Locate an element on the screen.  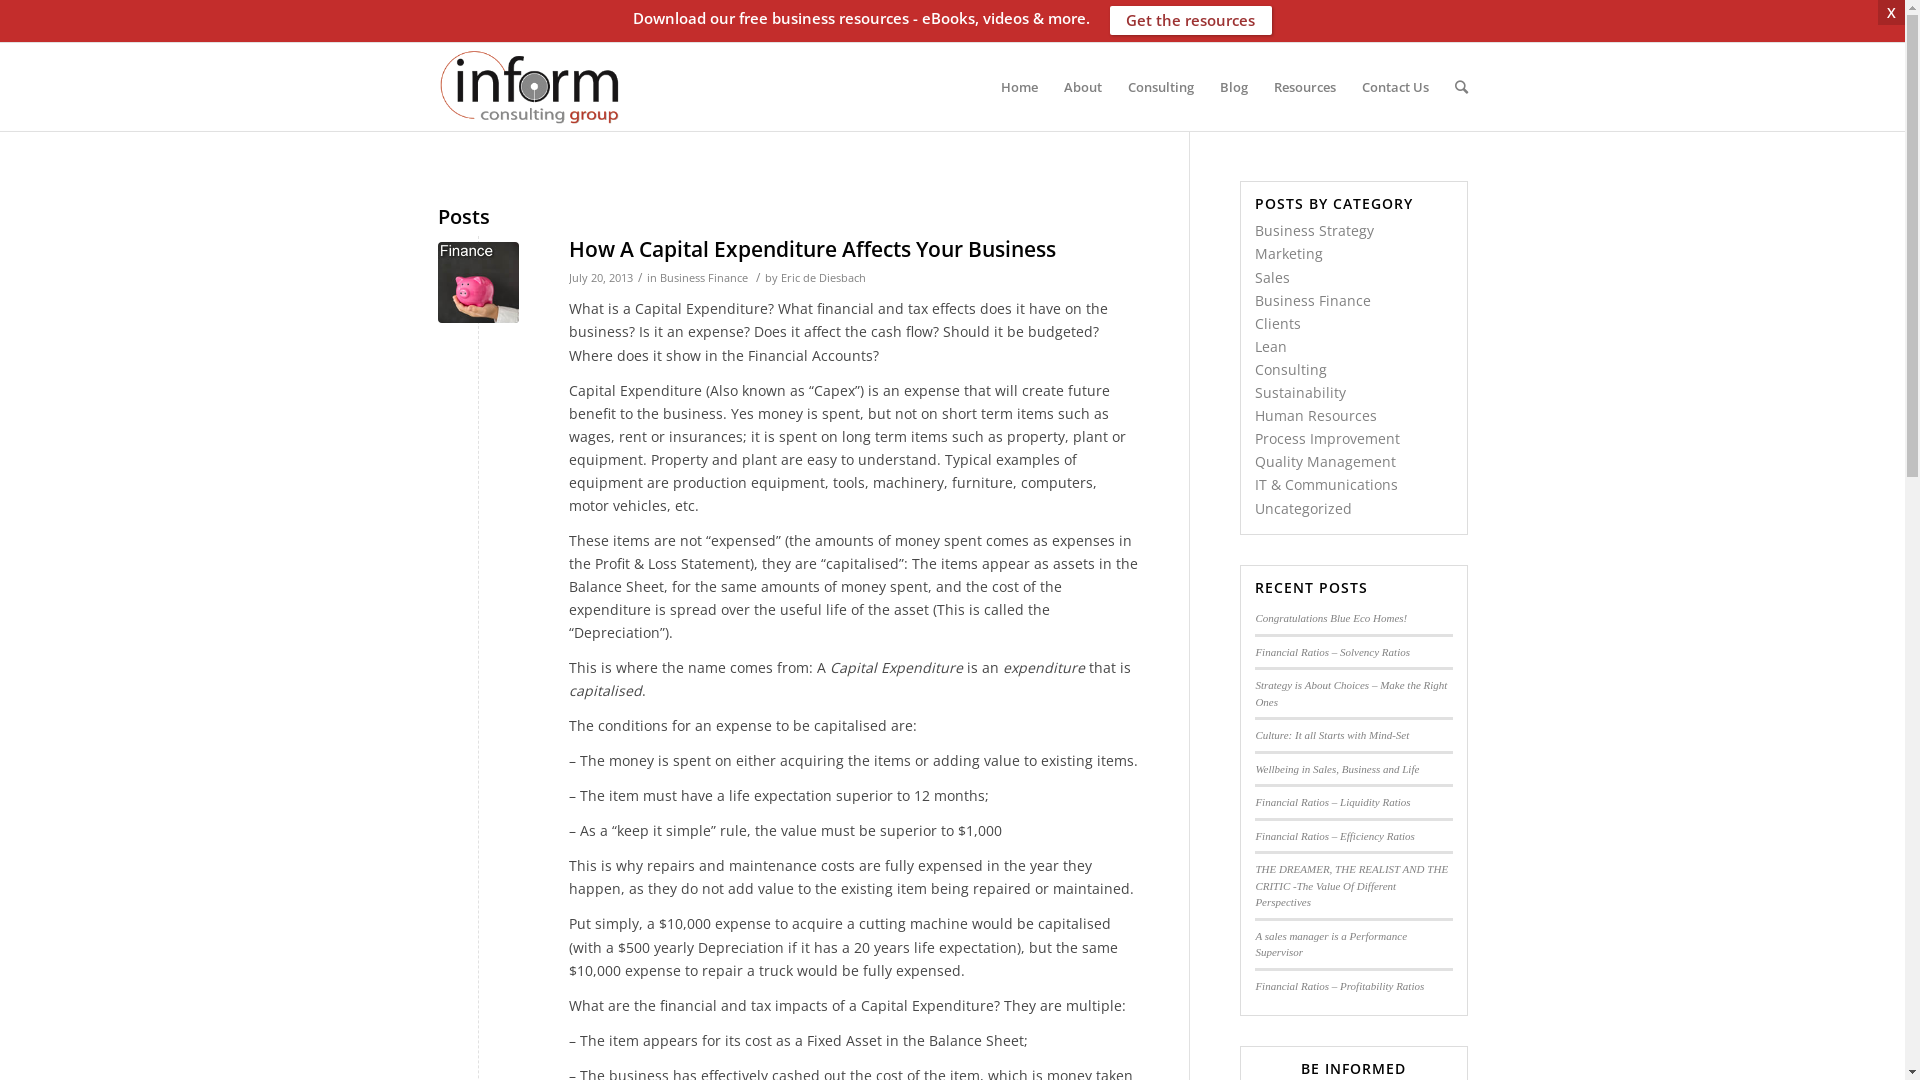
'Get the resources' is located at coordinates (1191, 20).